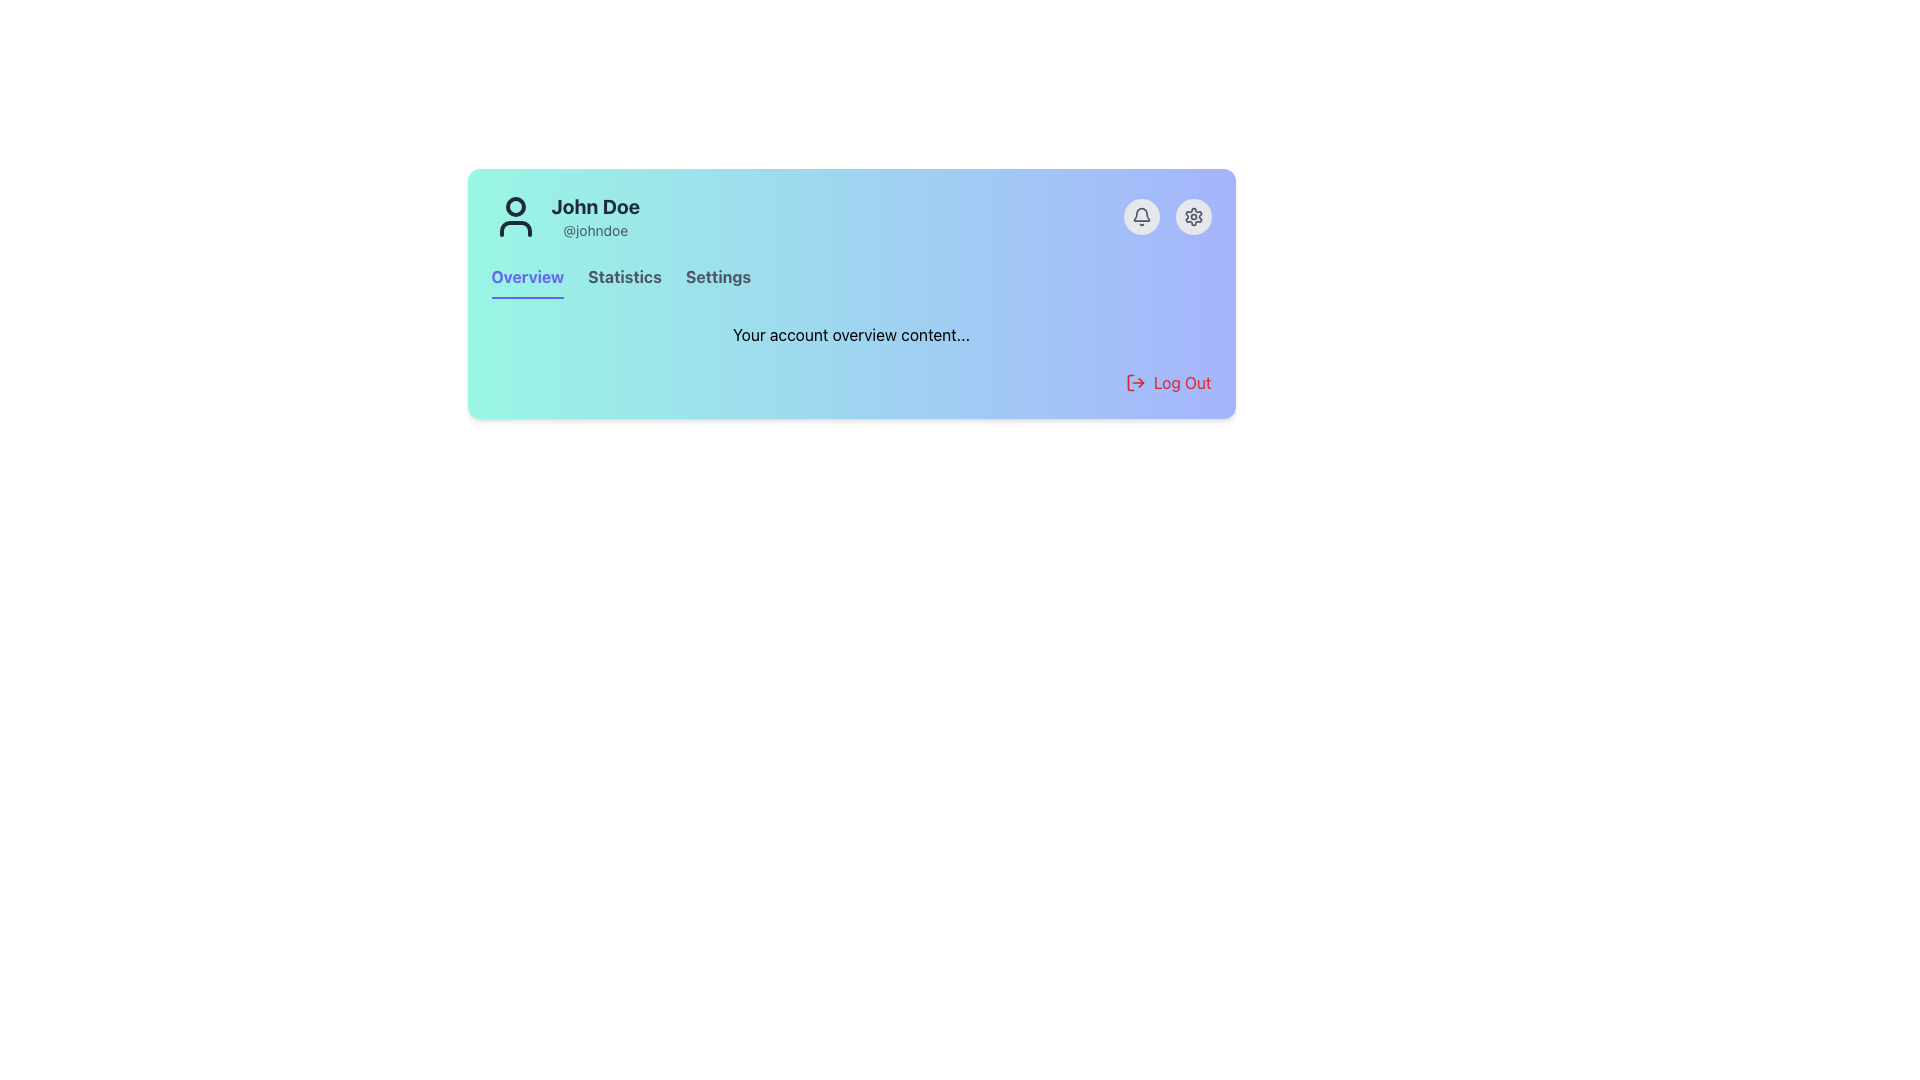 This screenshot has width=1920, height=1080. Describe the element at coordinates (1135, 382) in the screenshot. I see `the log out icon located in the top-right corner of the user interface, which visually represents the action of logging out and is positioned before the text label 'Log Out'` at that location.